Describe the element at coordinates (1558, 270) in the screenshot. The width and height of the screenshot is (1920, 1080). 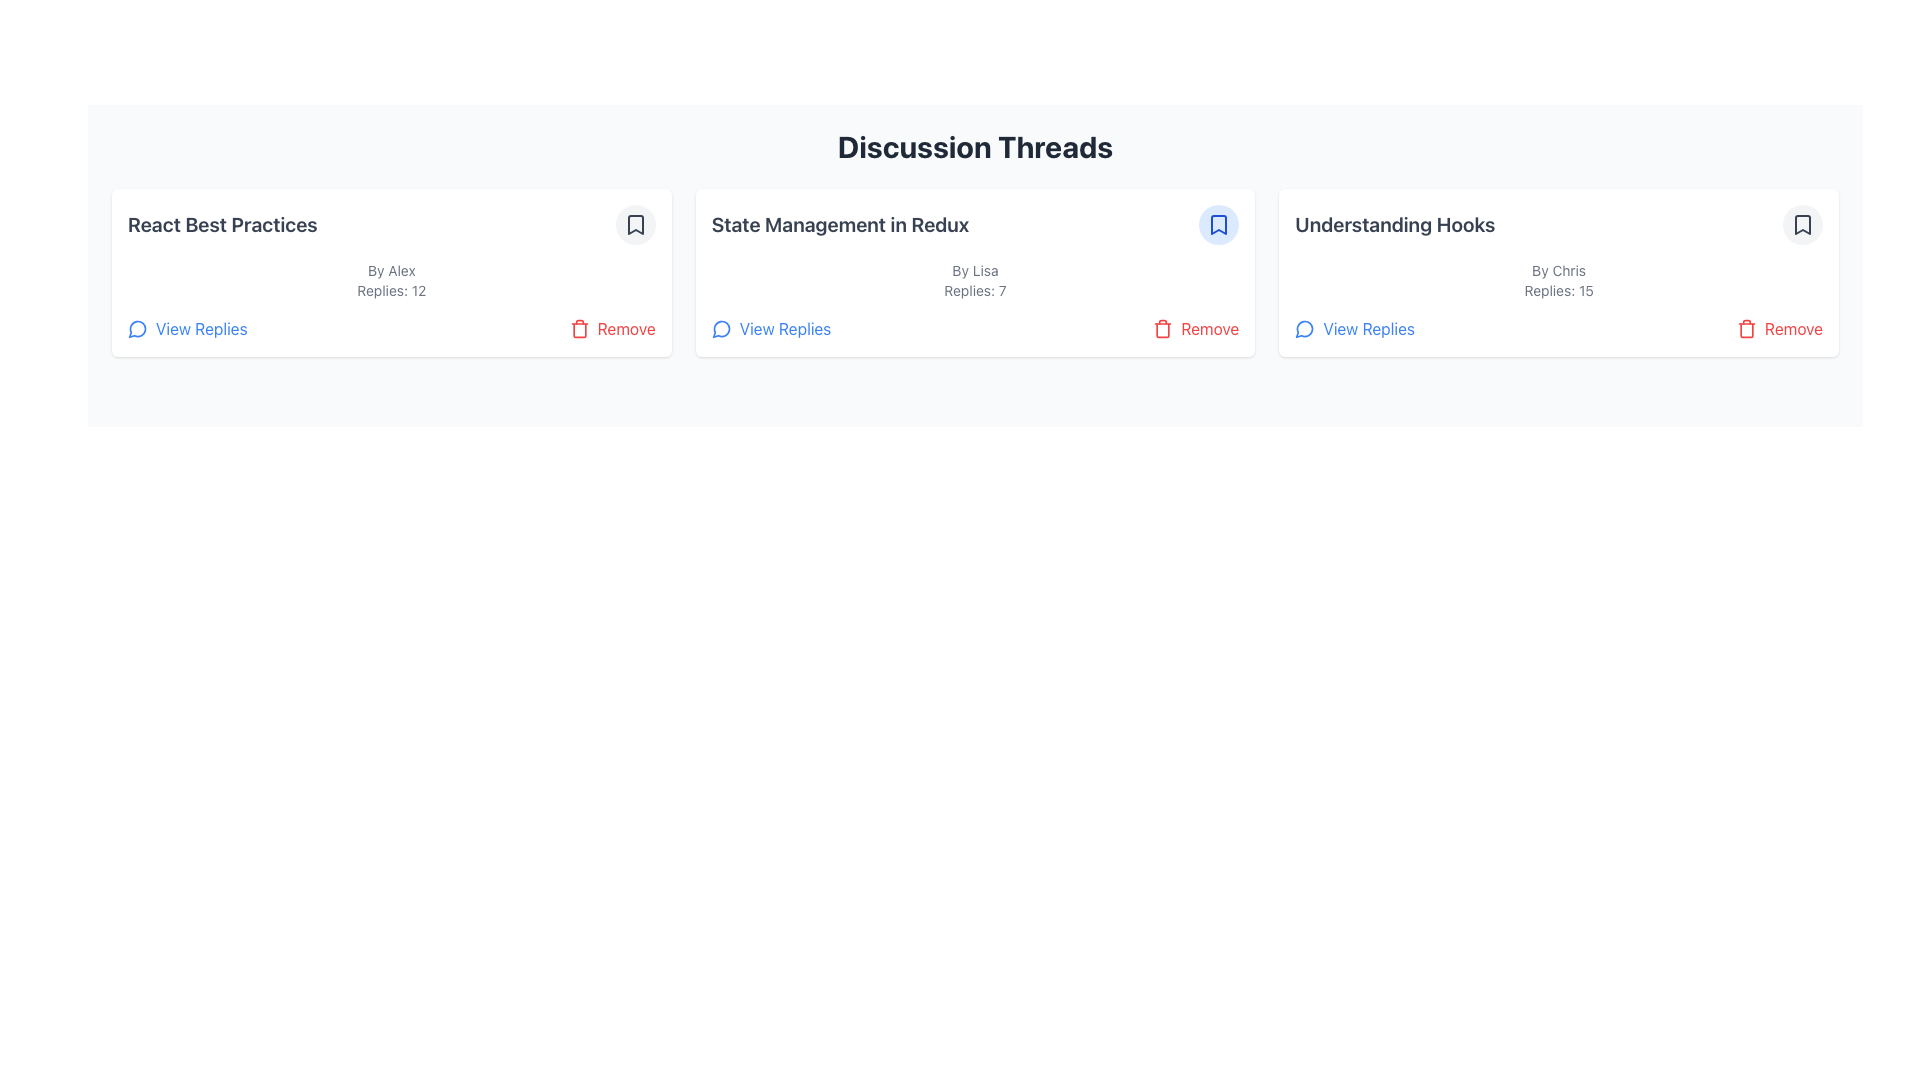
I see `the plain text label displaying 'By Chris' located beneath the title 'Understanding Hooks' in the middle content card of the right-most column` at that location.